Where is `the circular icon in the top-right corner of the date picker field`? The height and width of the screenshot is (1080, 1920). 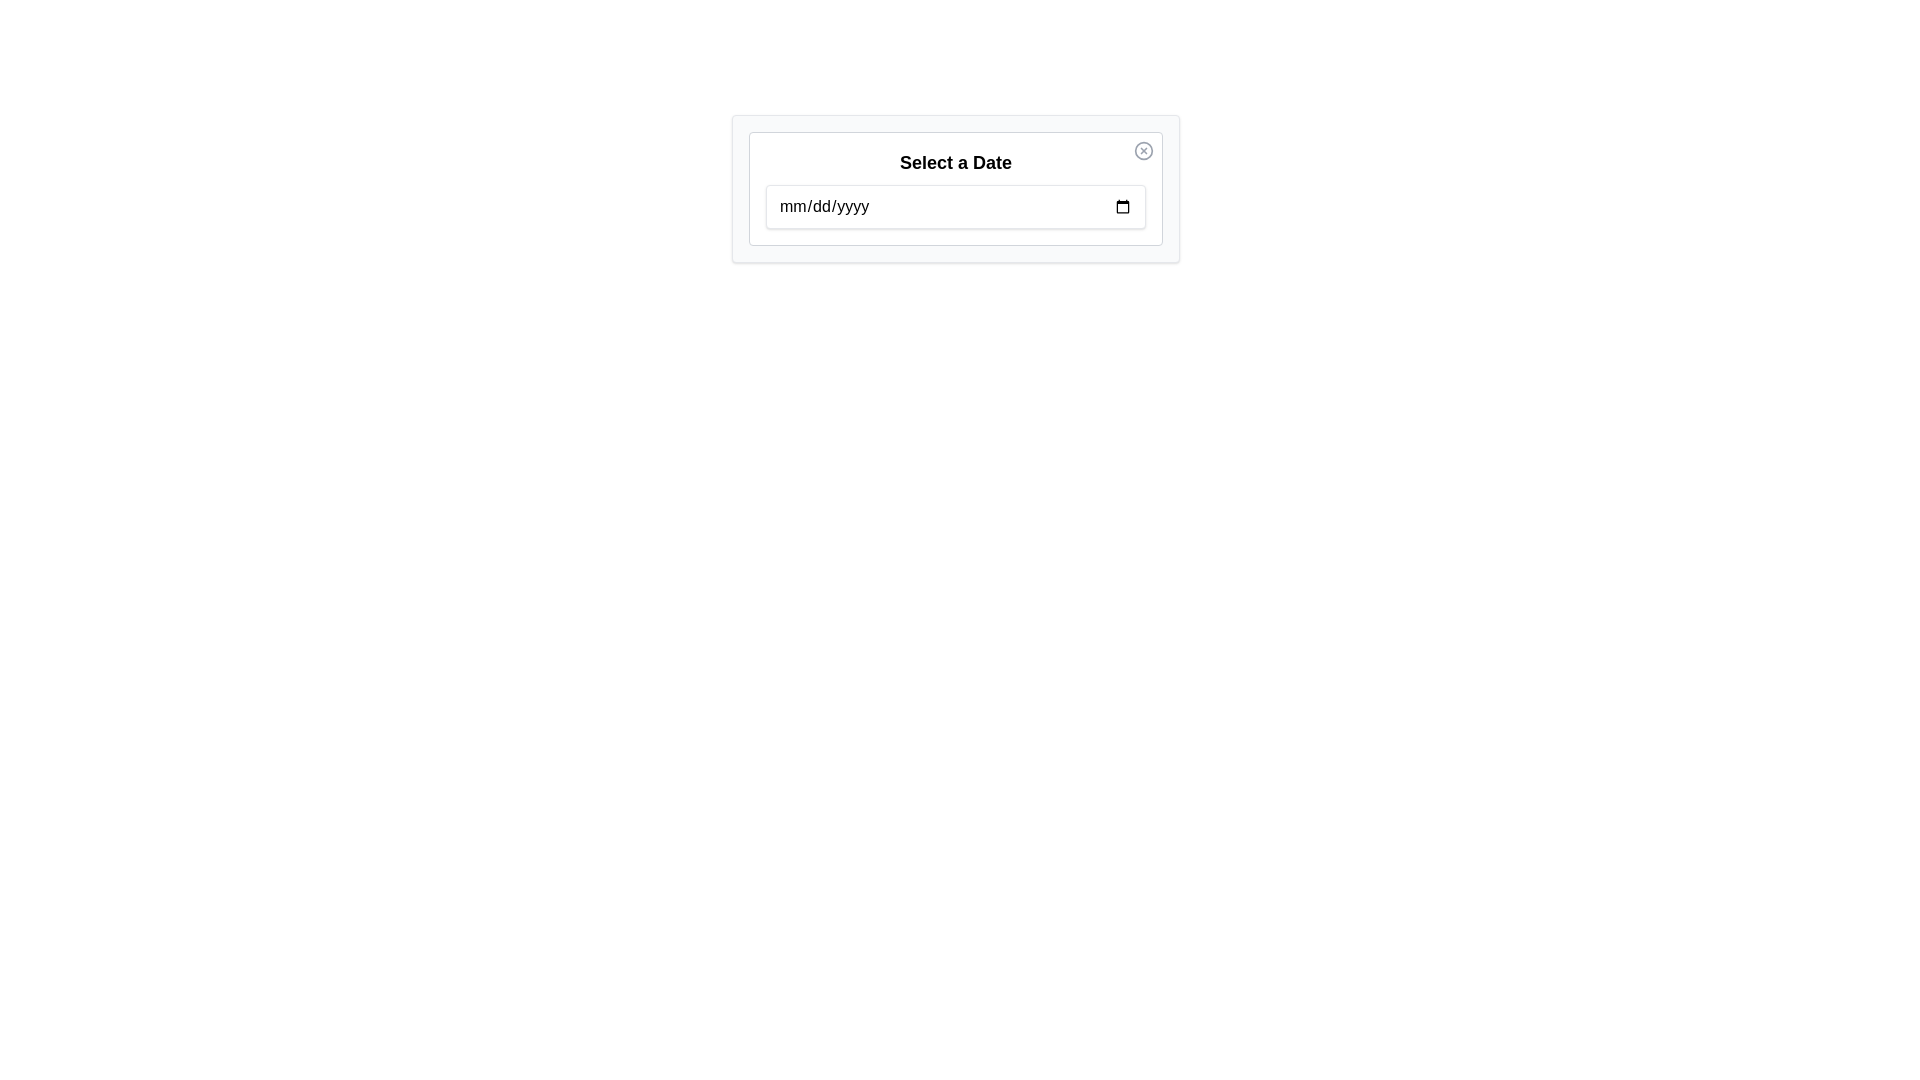 the circular icon in the top-right corner of the date picker field is located at coordinates (1143, 149).